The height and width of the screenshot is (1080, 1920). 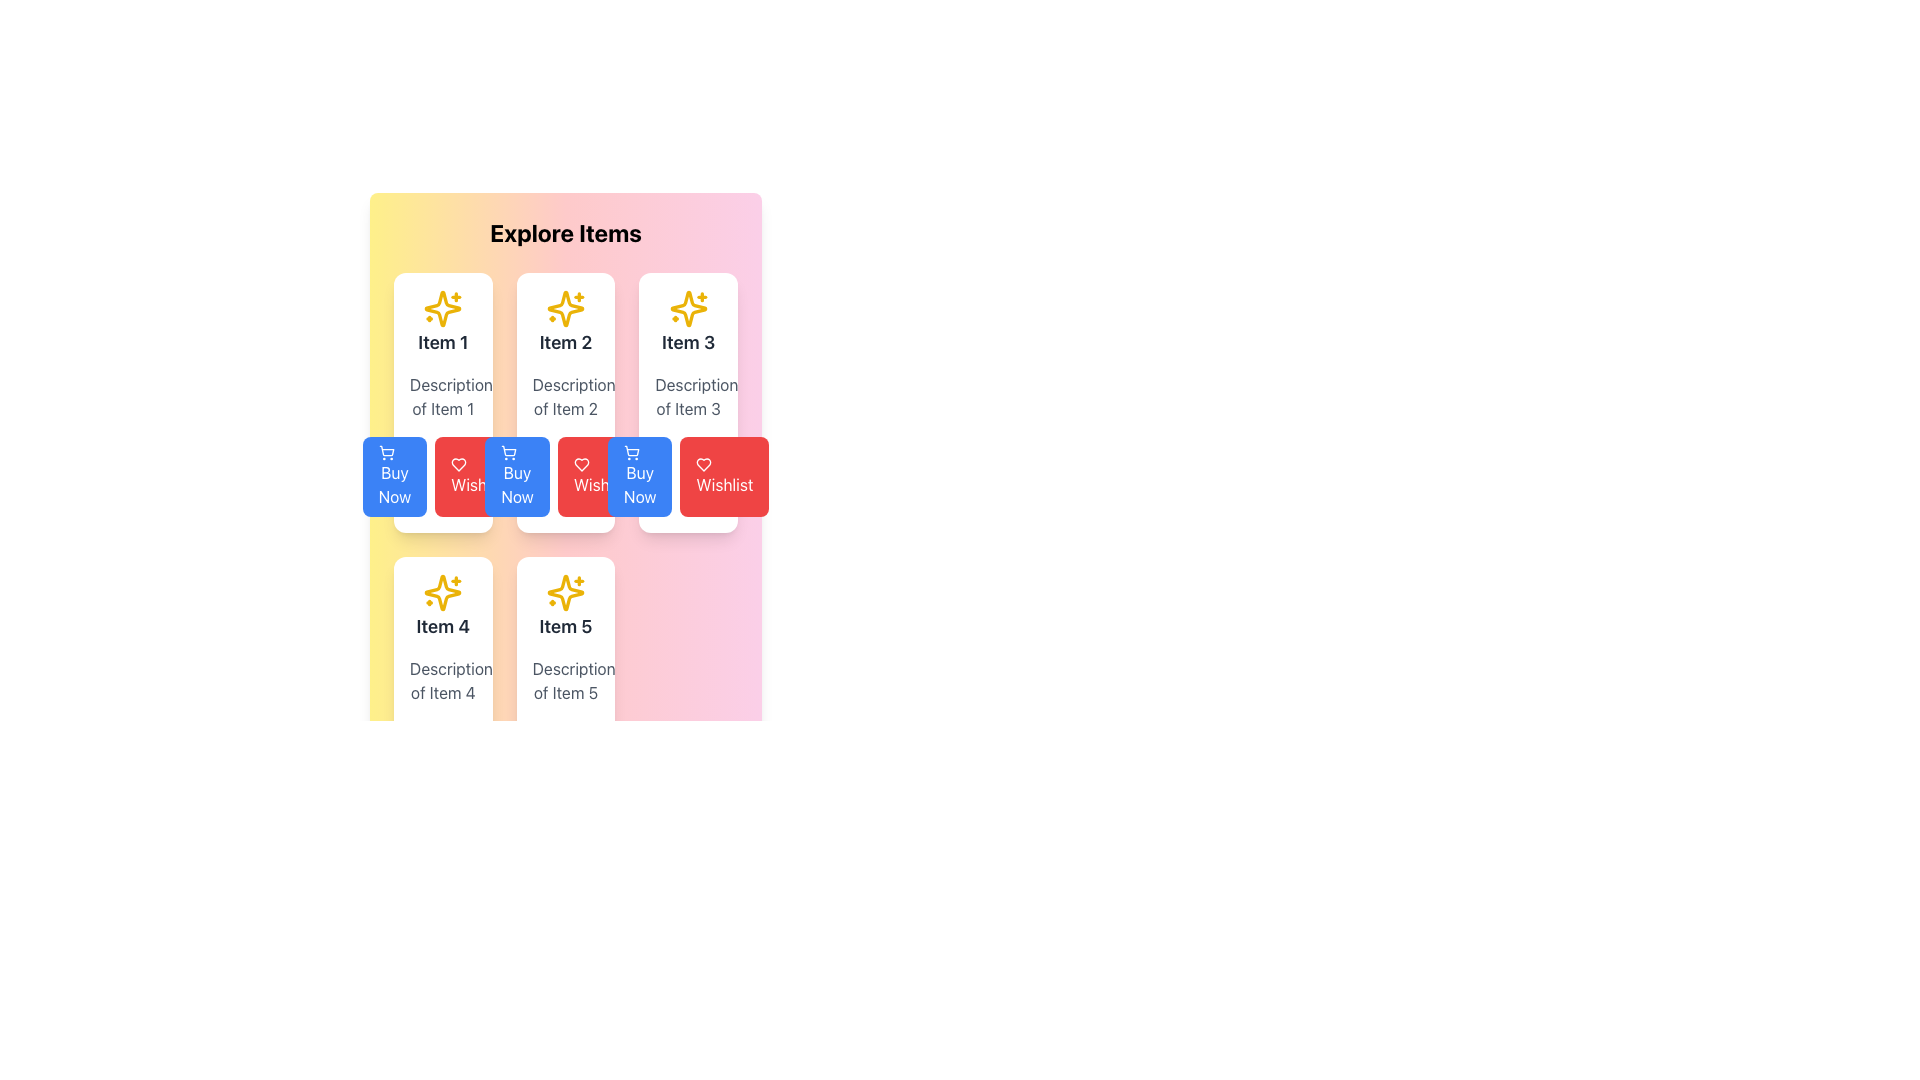 What do you see at coordinates (442, 680) in the screenshot?
I see `the static text element providing details about 'Item 4', which is located in the second row and first column of the grid layout, positioned directly below the 'Item 4' title text` at bounding box center [442, 680].